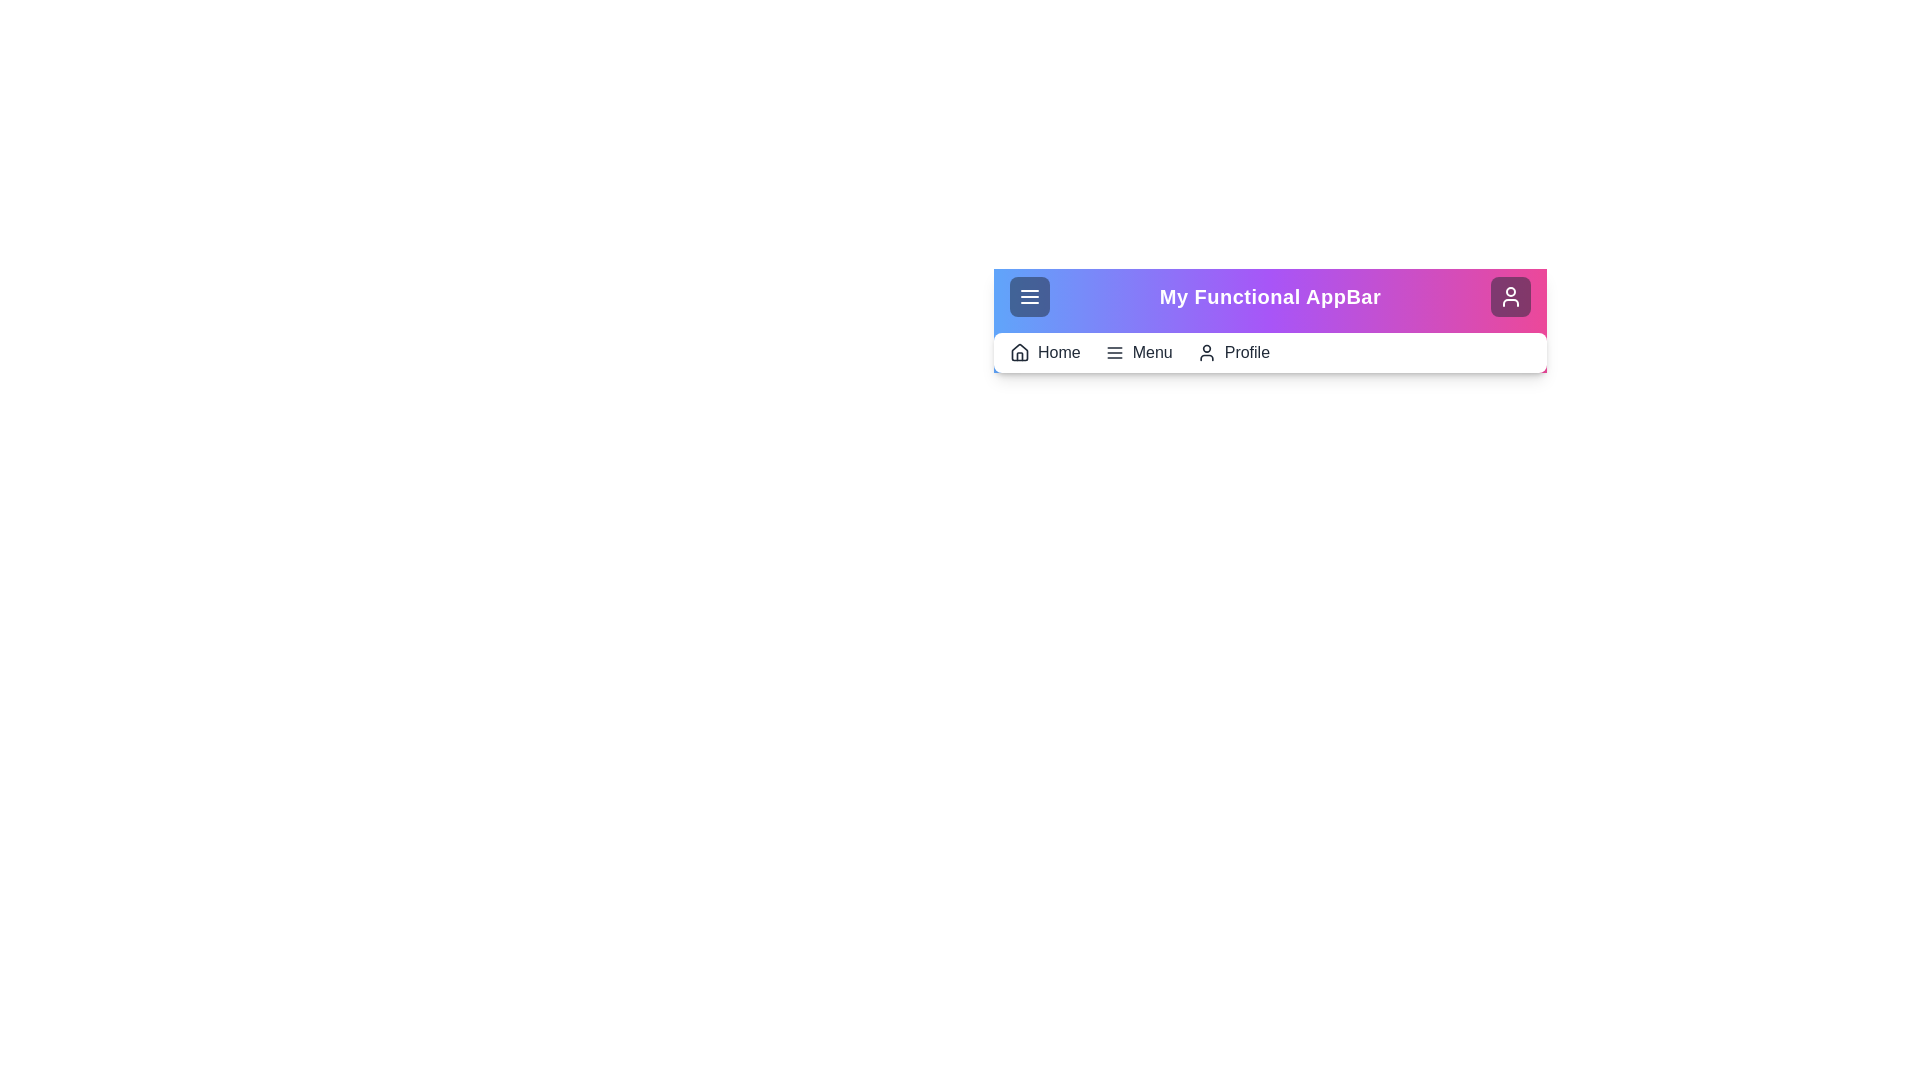 The height and width of the screenshot is (1080, 1920). What do you see at coordinates (1030, 297) in the screenshot?
I see `menu toggle button to toggle the navigation menu visibility` at bounding box center [1030, 297].